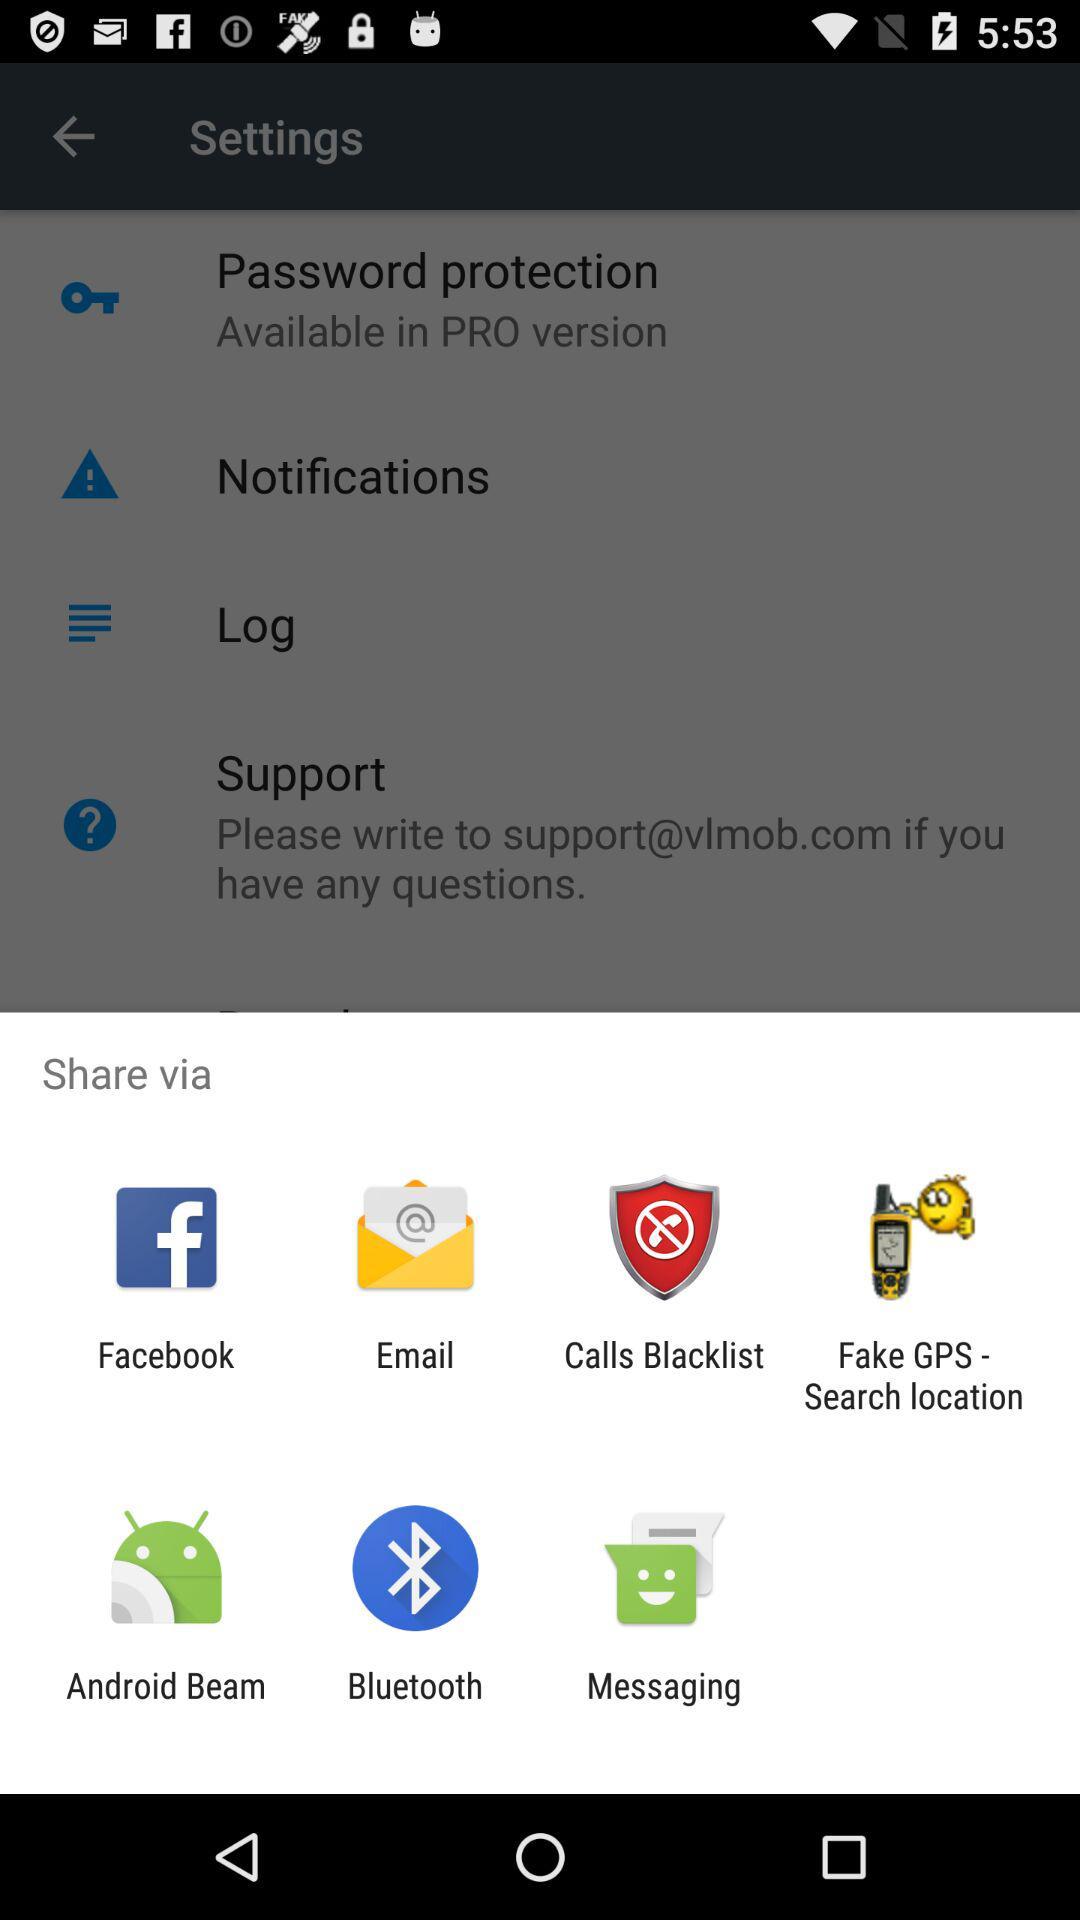 The height and width of the screenshot is (1920, 1080). Describe the element at coordinates (414, 1705) in the screenshot. I see `the item next to the messaging app` at that location.